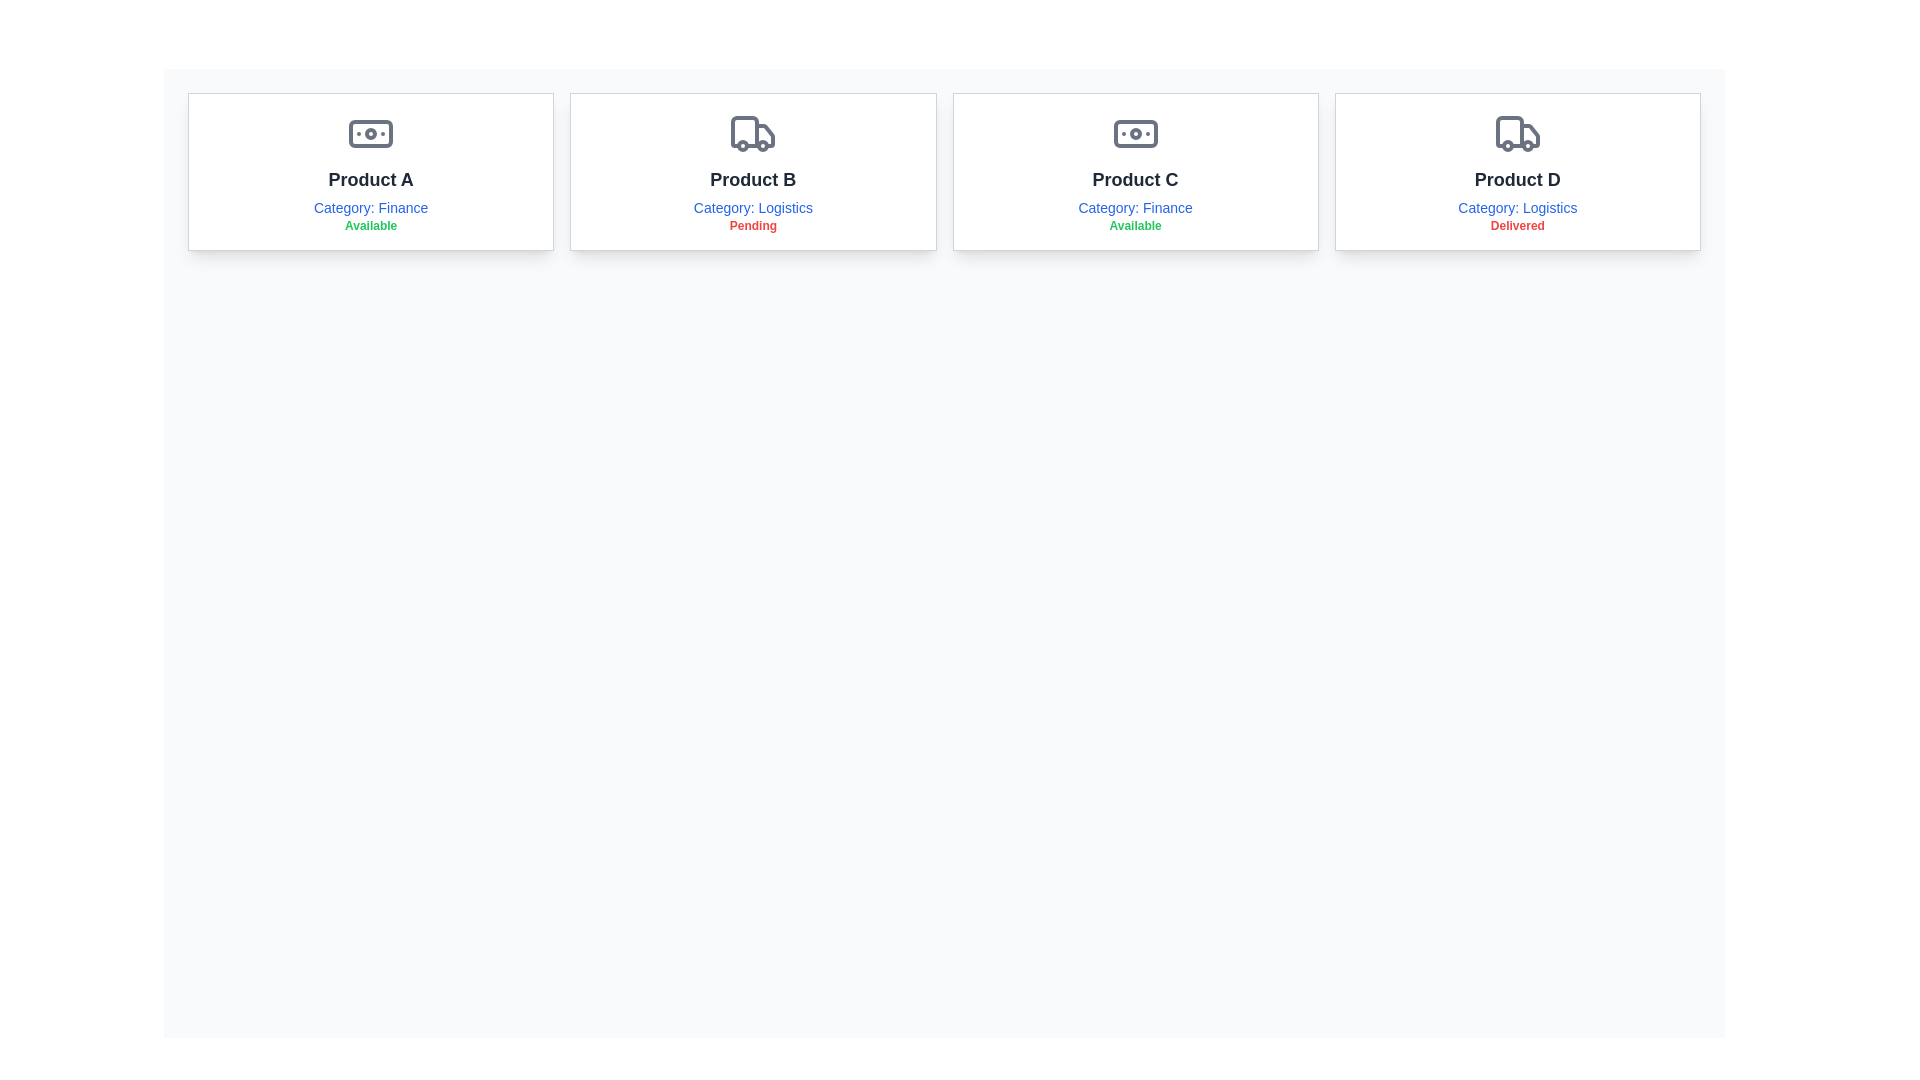 The width and height of the screenshot is (1920, 1080). What do you see at coordinates (1135, 171) in the screenshot?
I see `the card displaying 'Product C' with a banknote icon, which is the third card in a horizontal grid, to focus or select it` at bounding box center [1135, 171].